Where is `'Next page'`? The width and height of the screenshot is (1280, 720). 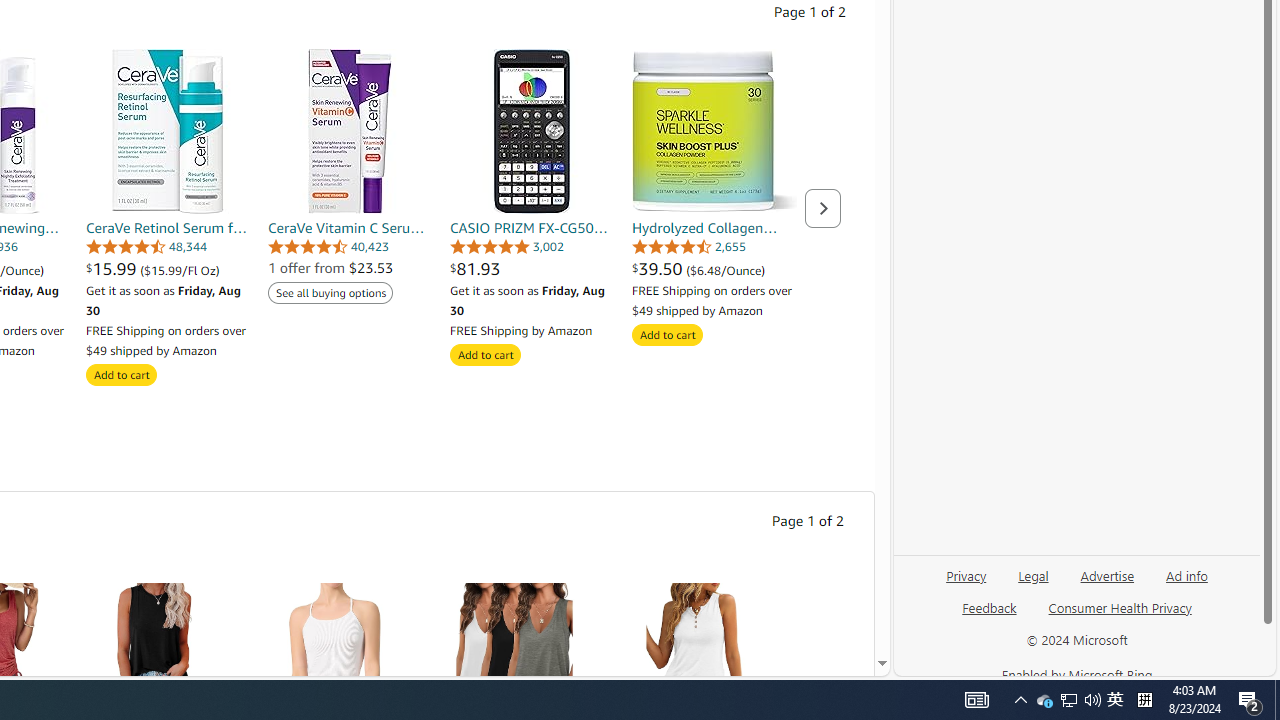
'Next page' is located at coordinates (823, 208).